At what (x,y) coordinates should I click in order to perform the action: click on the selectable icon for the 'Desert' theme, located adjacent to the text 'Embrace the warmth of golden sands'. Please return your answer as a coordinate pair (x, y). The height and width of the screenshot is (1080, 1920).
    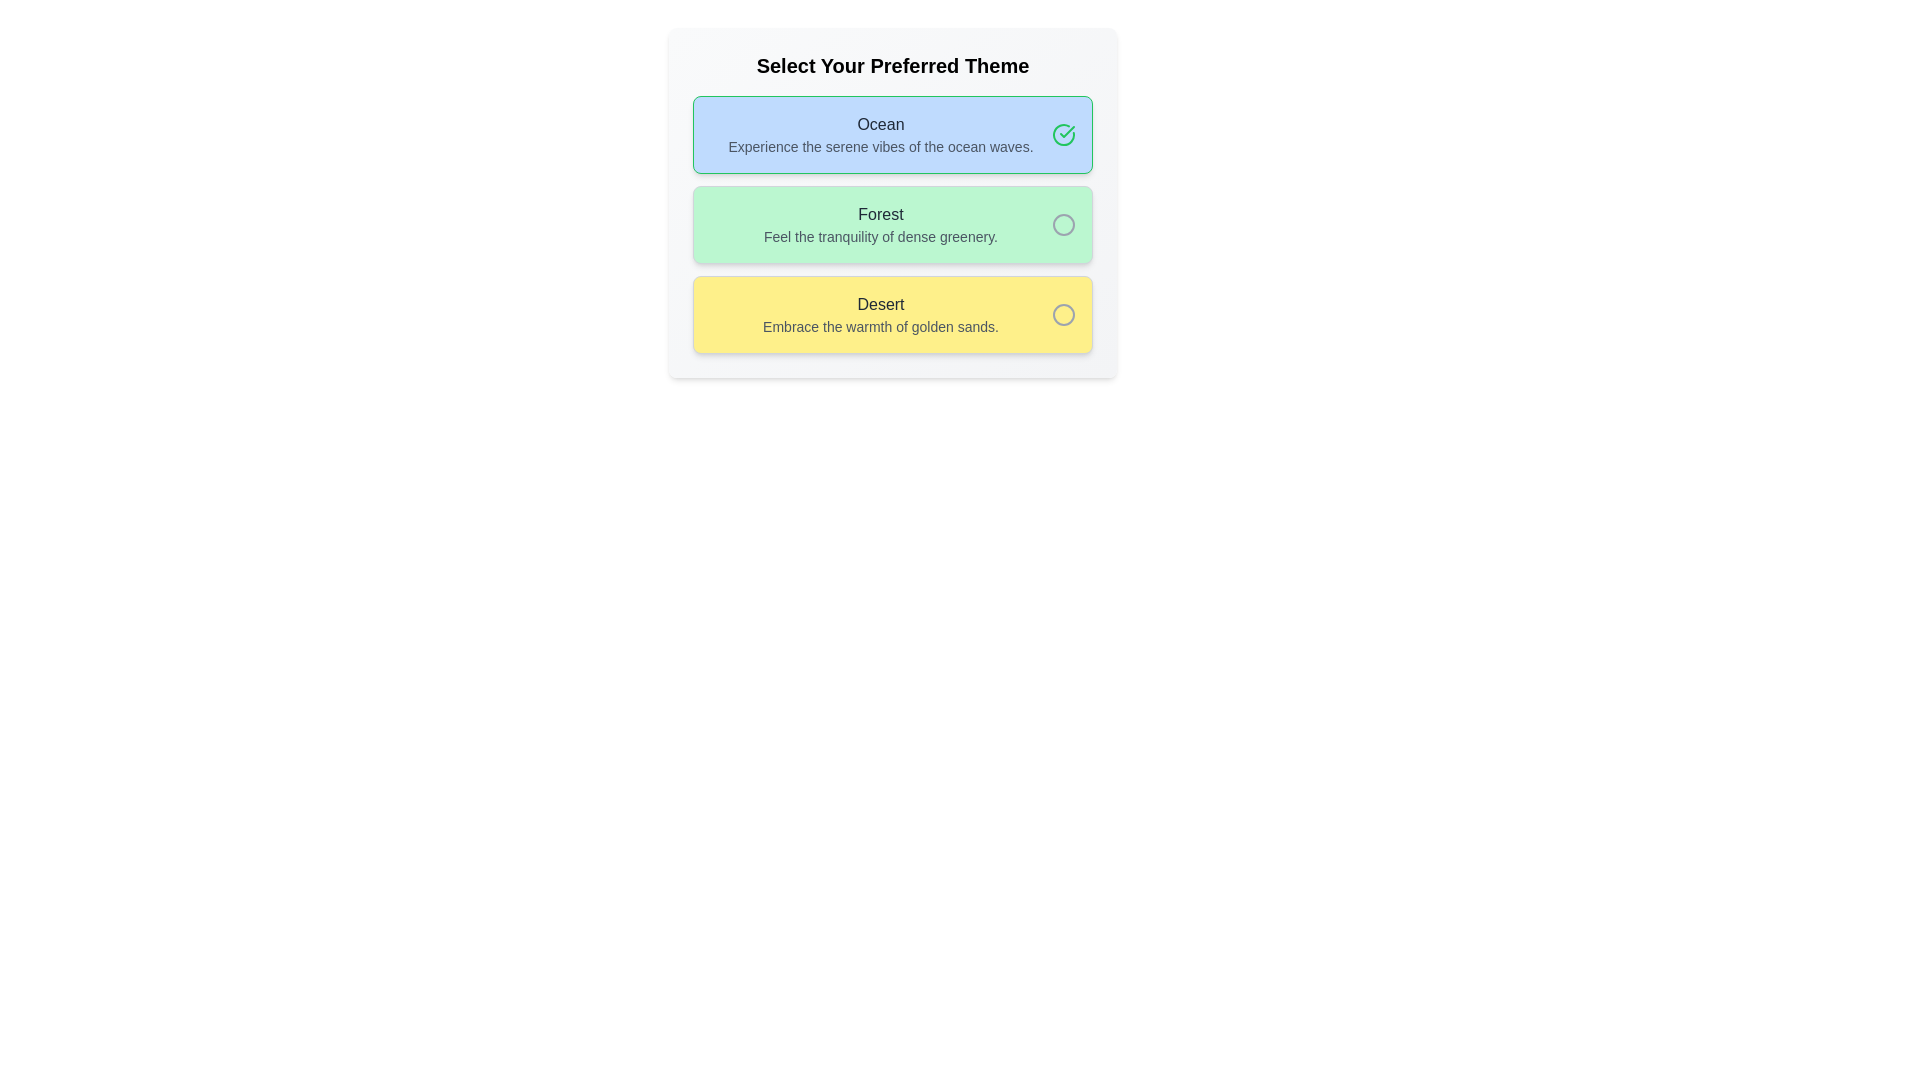
    Looking at the image, I should click on (1063, 315).